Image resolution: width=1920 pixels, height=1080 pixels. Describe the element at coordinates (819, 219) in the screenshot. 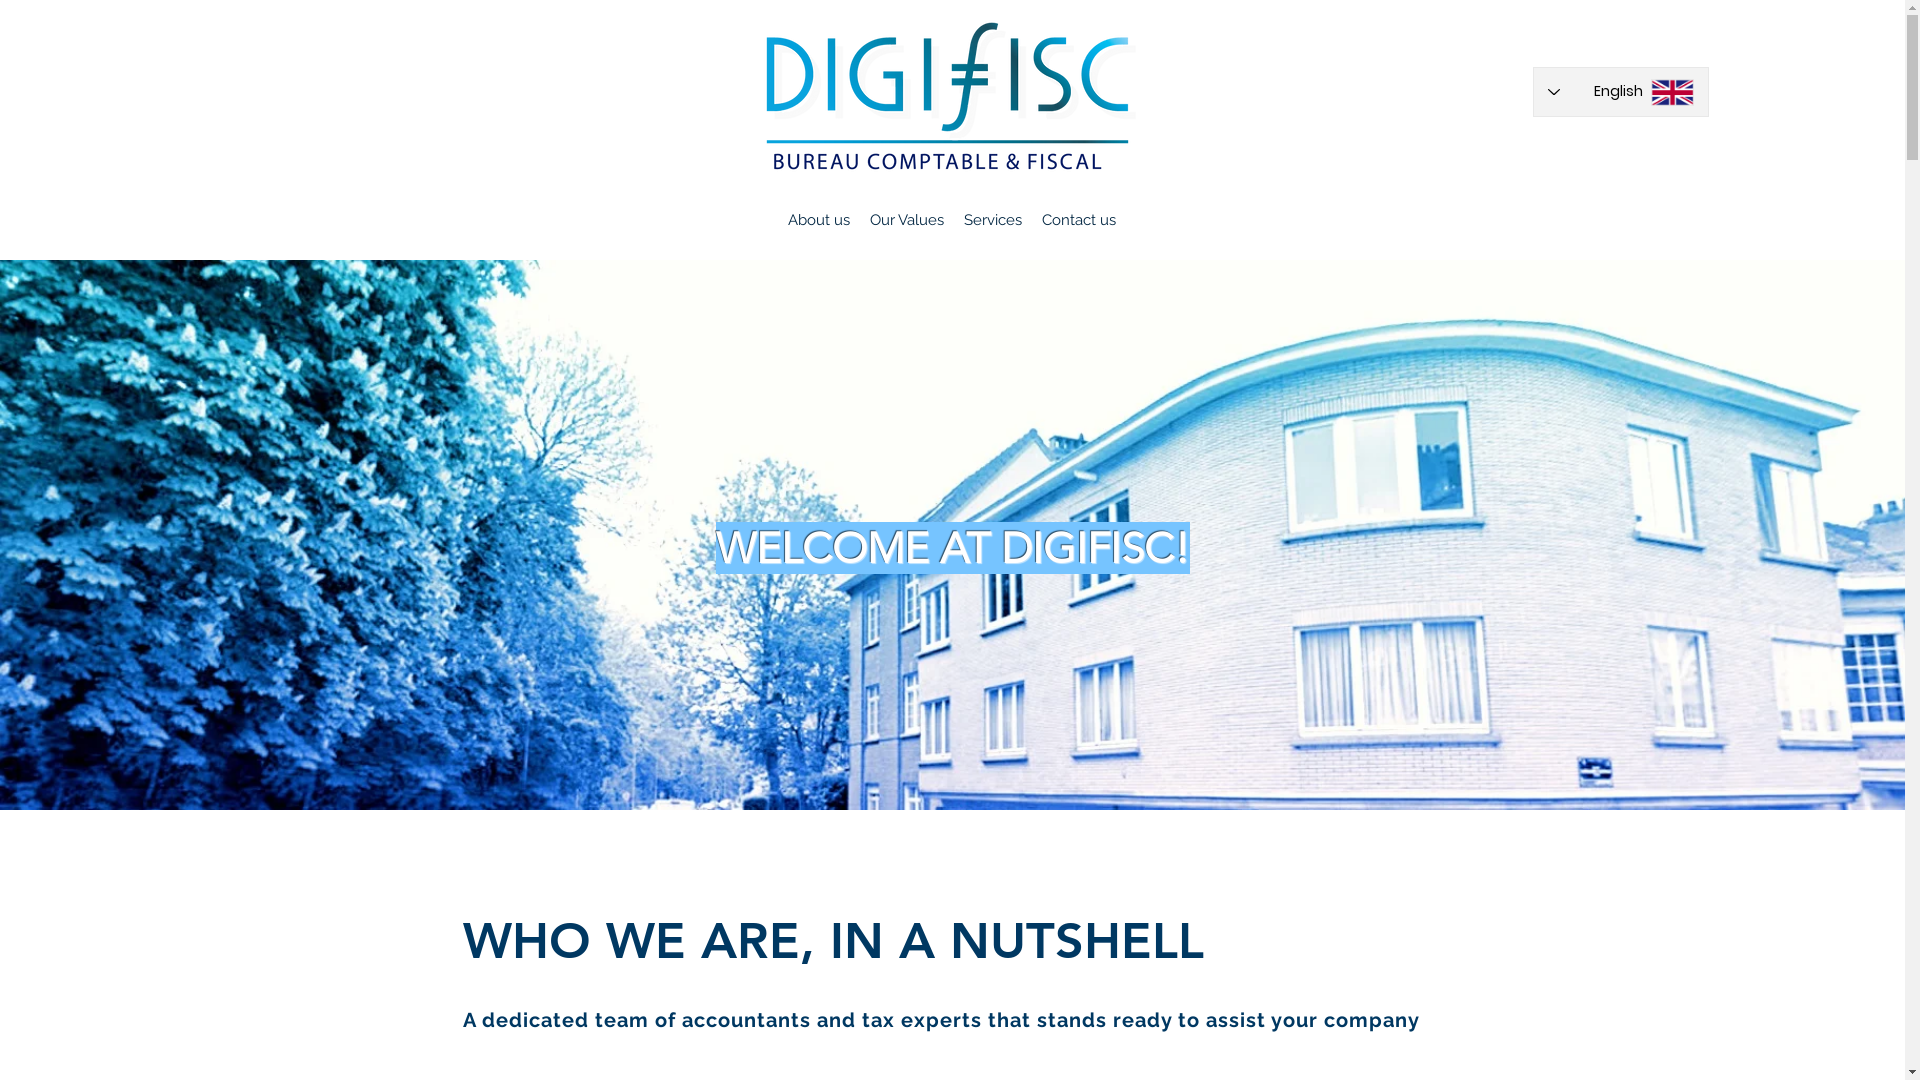

I see `'About us'` at that location.